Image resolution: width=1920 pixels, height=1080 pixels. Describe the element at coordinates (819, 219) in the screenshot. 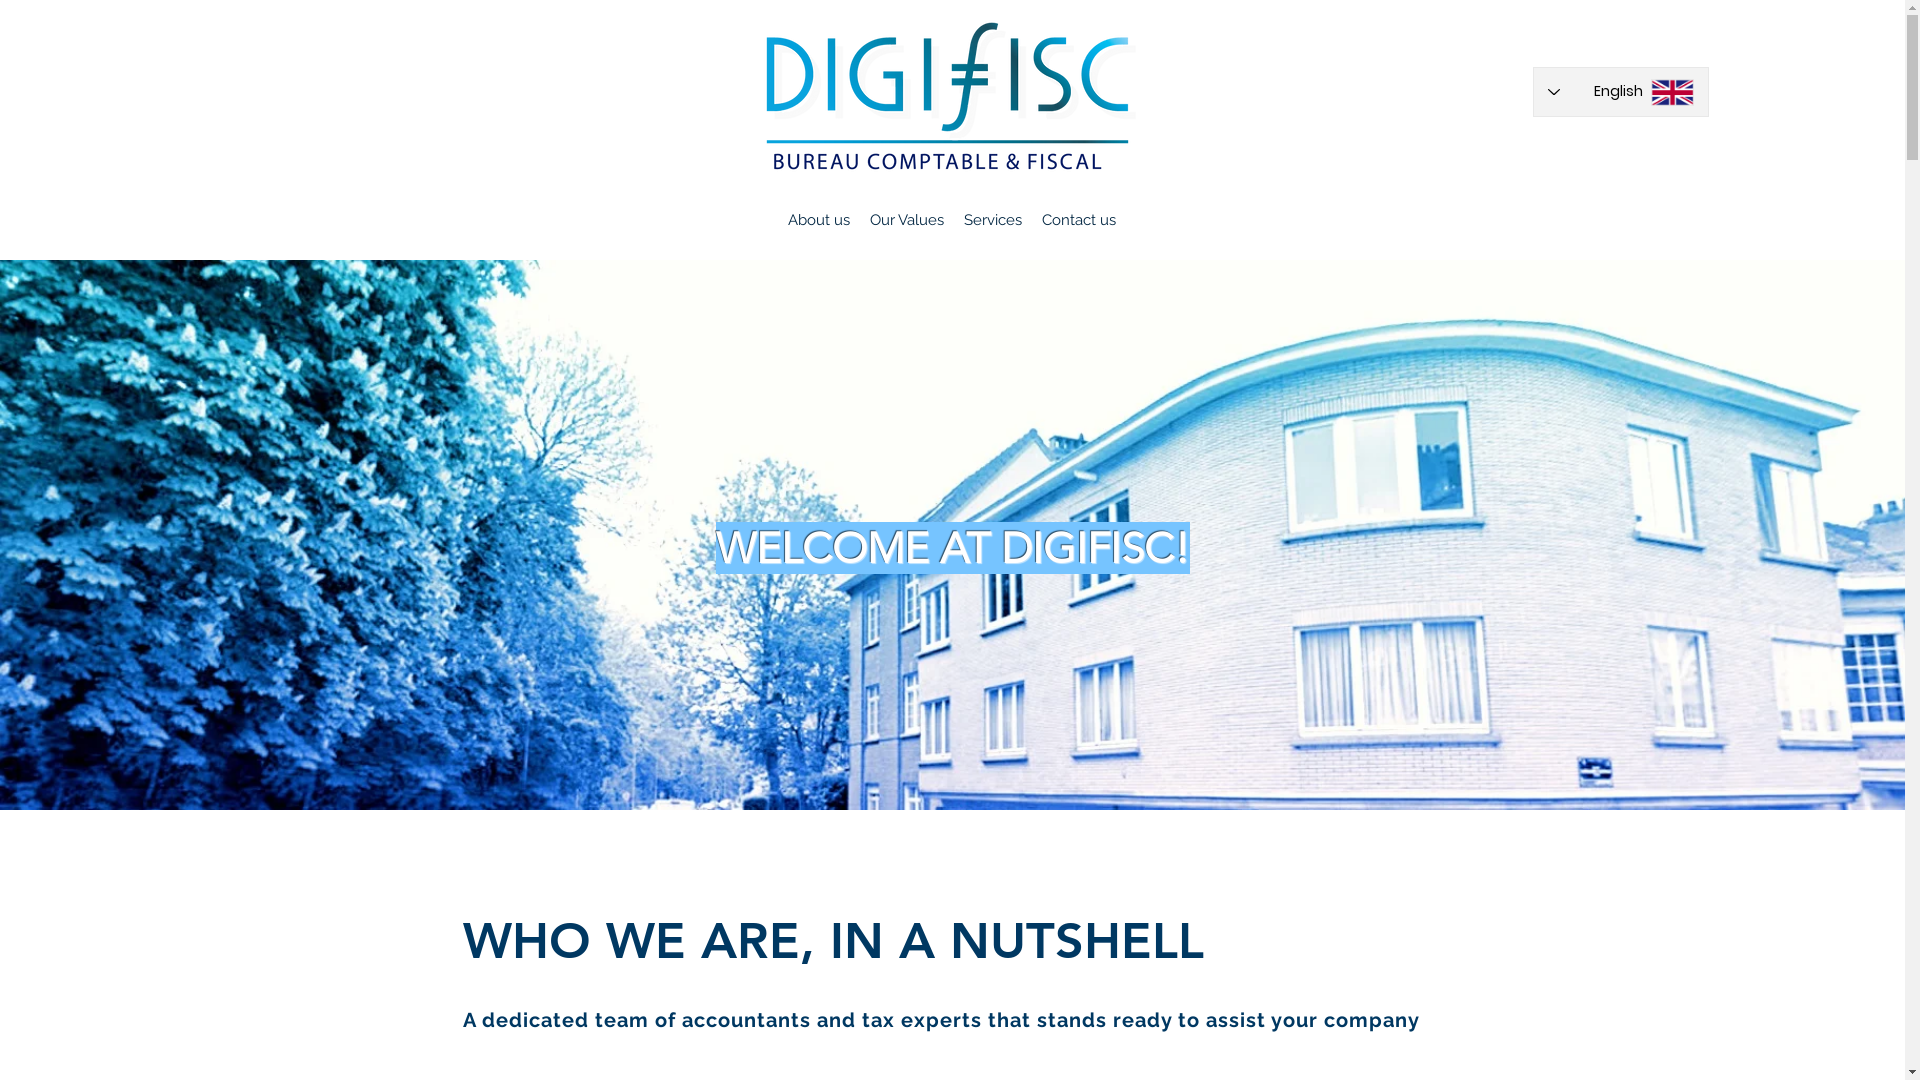

I see `'About us'` at that location.